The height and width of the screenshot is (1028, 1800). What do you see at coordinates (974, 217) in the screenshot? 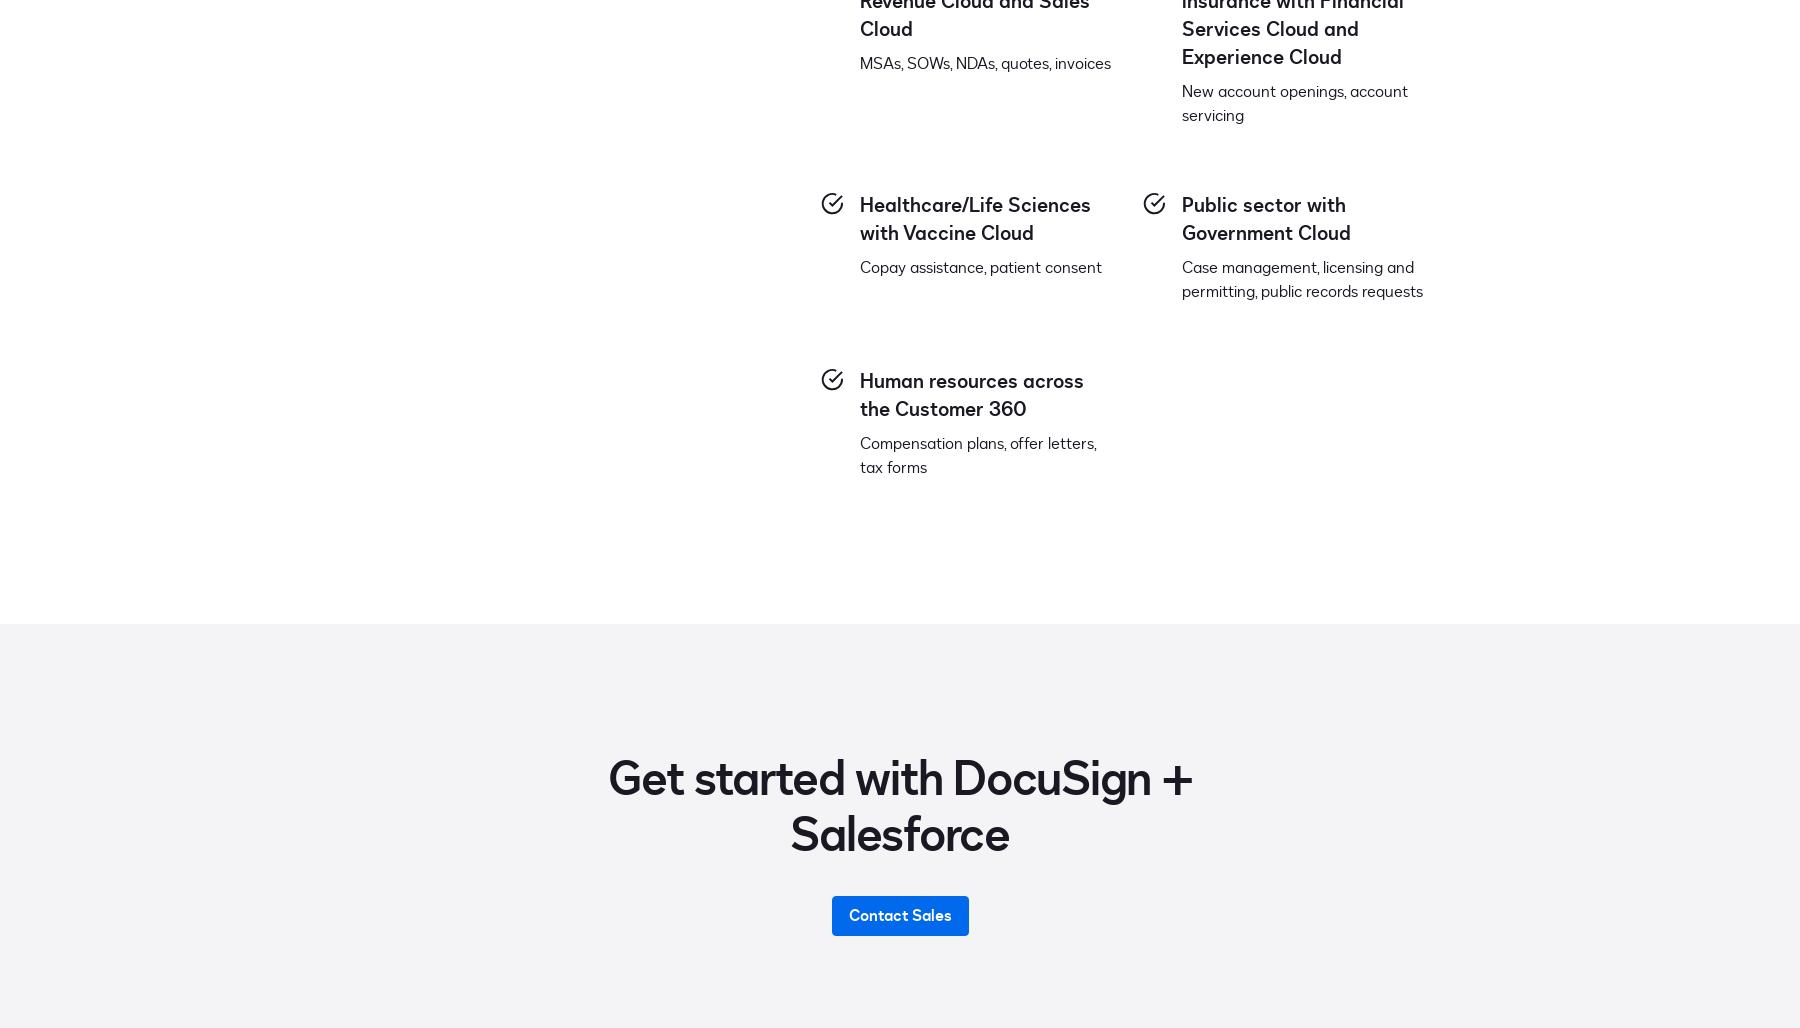
I see `'Healthcare/Life Sciences with Vaccine Cloud'` at bounding box center [974, 217].